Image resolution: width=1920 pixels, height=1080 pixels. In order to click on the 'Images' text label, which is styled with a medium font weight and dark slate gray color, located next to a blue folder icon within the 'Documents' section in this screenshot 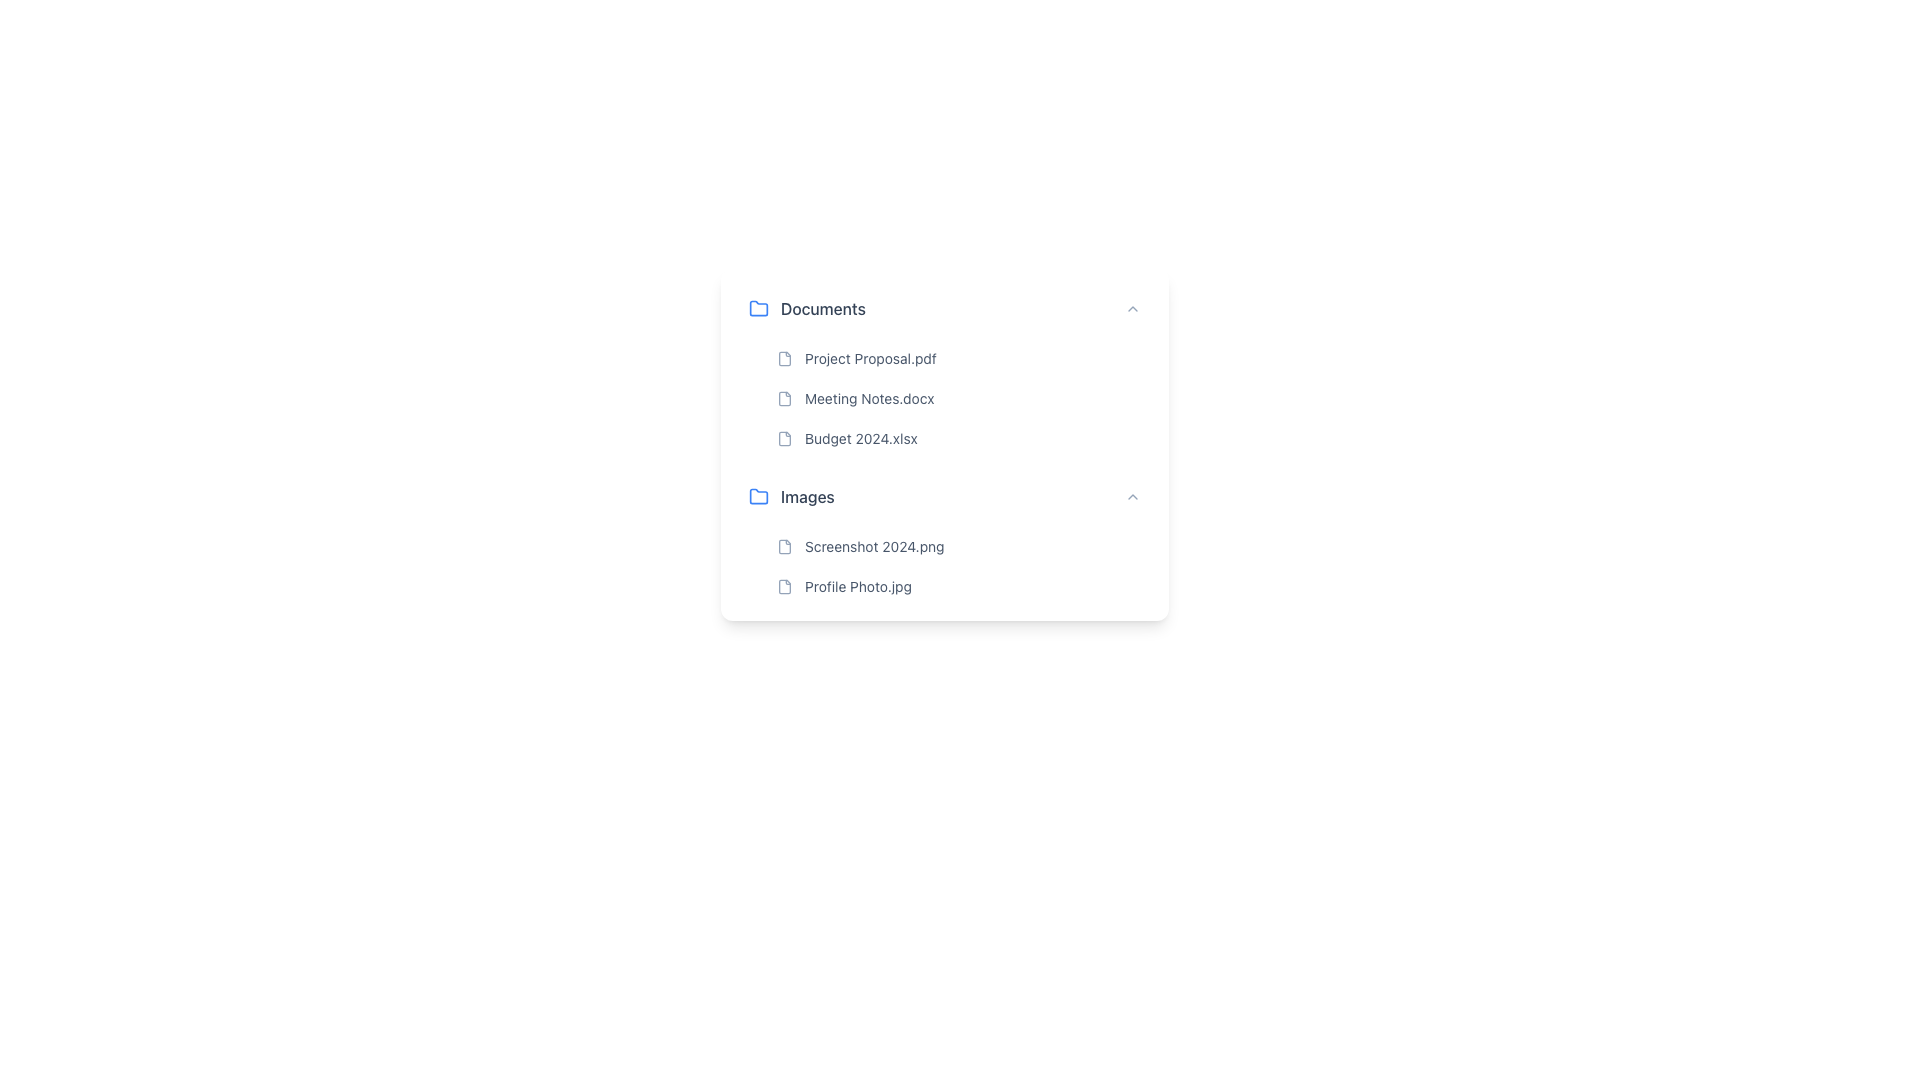, I will do `click(807, 496)`.